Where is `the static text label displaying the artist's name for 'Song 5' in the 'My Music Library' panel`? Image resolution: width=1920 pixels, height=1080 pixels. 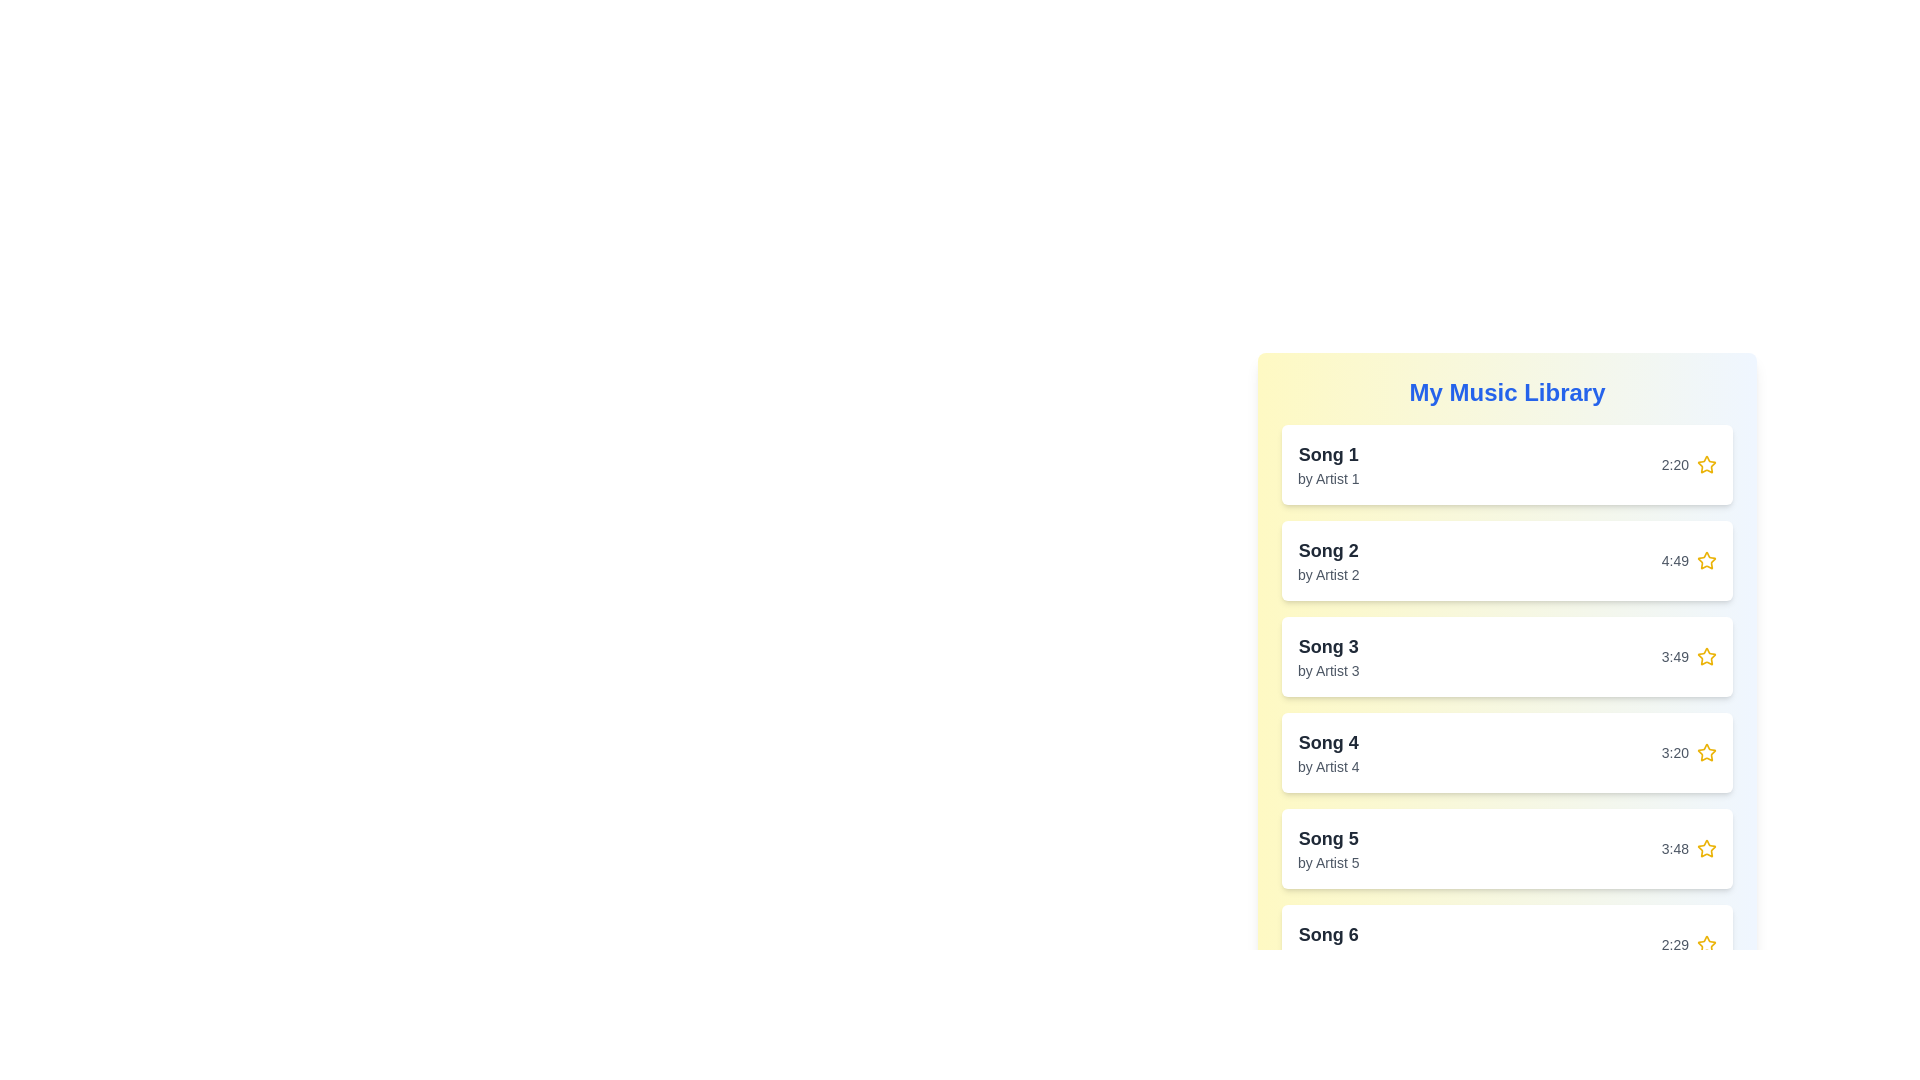
the static text label displaying the artist's name for 'Song 5' in the 'My Music Library' panel is located at coordinates (1328, 862).